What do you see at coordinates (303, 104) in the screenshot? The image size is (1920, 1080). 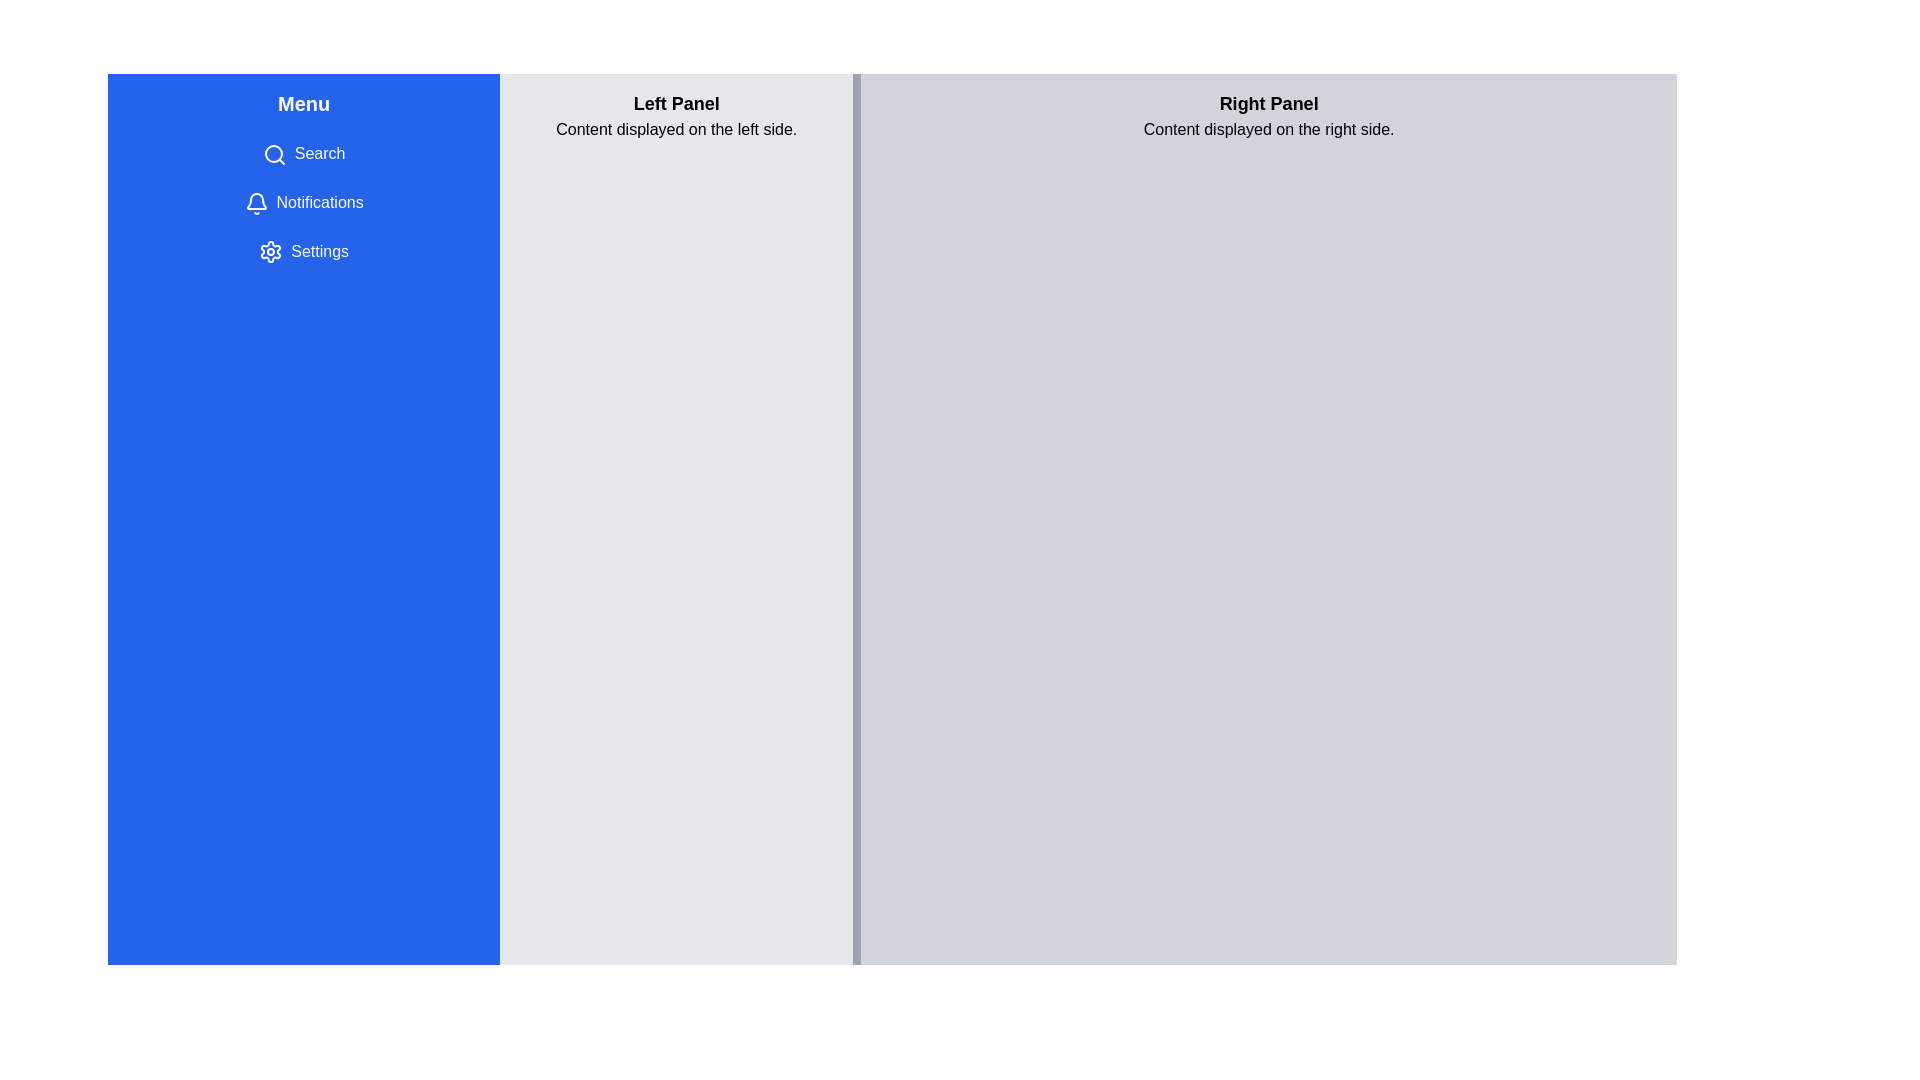 I see `the 'Menu' header located at the top of the blue vertical sidebar, which is visually distinct with bold, white, large font` at bounding box center [303, 104].